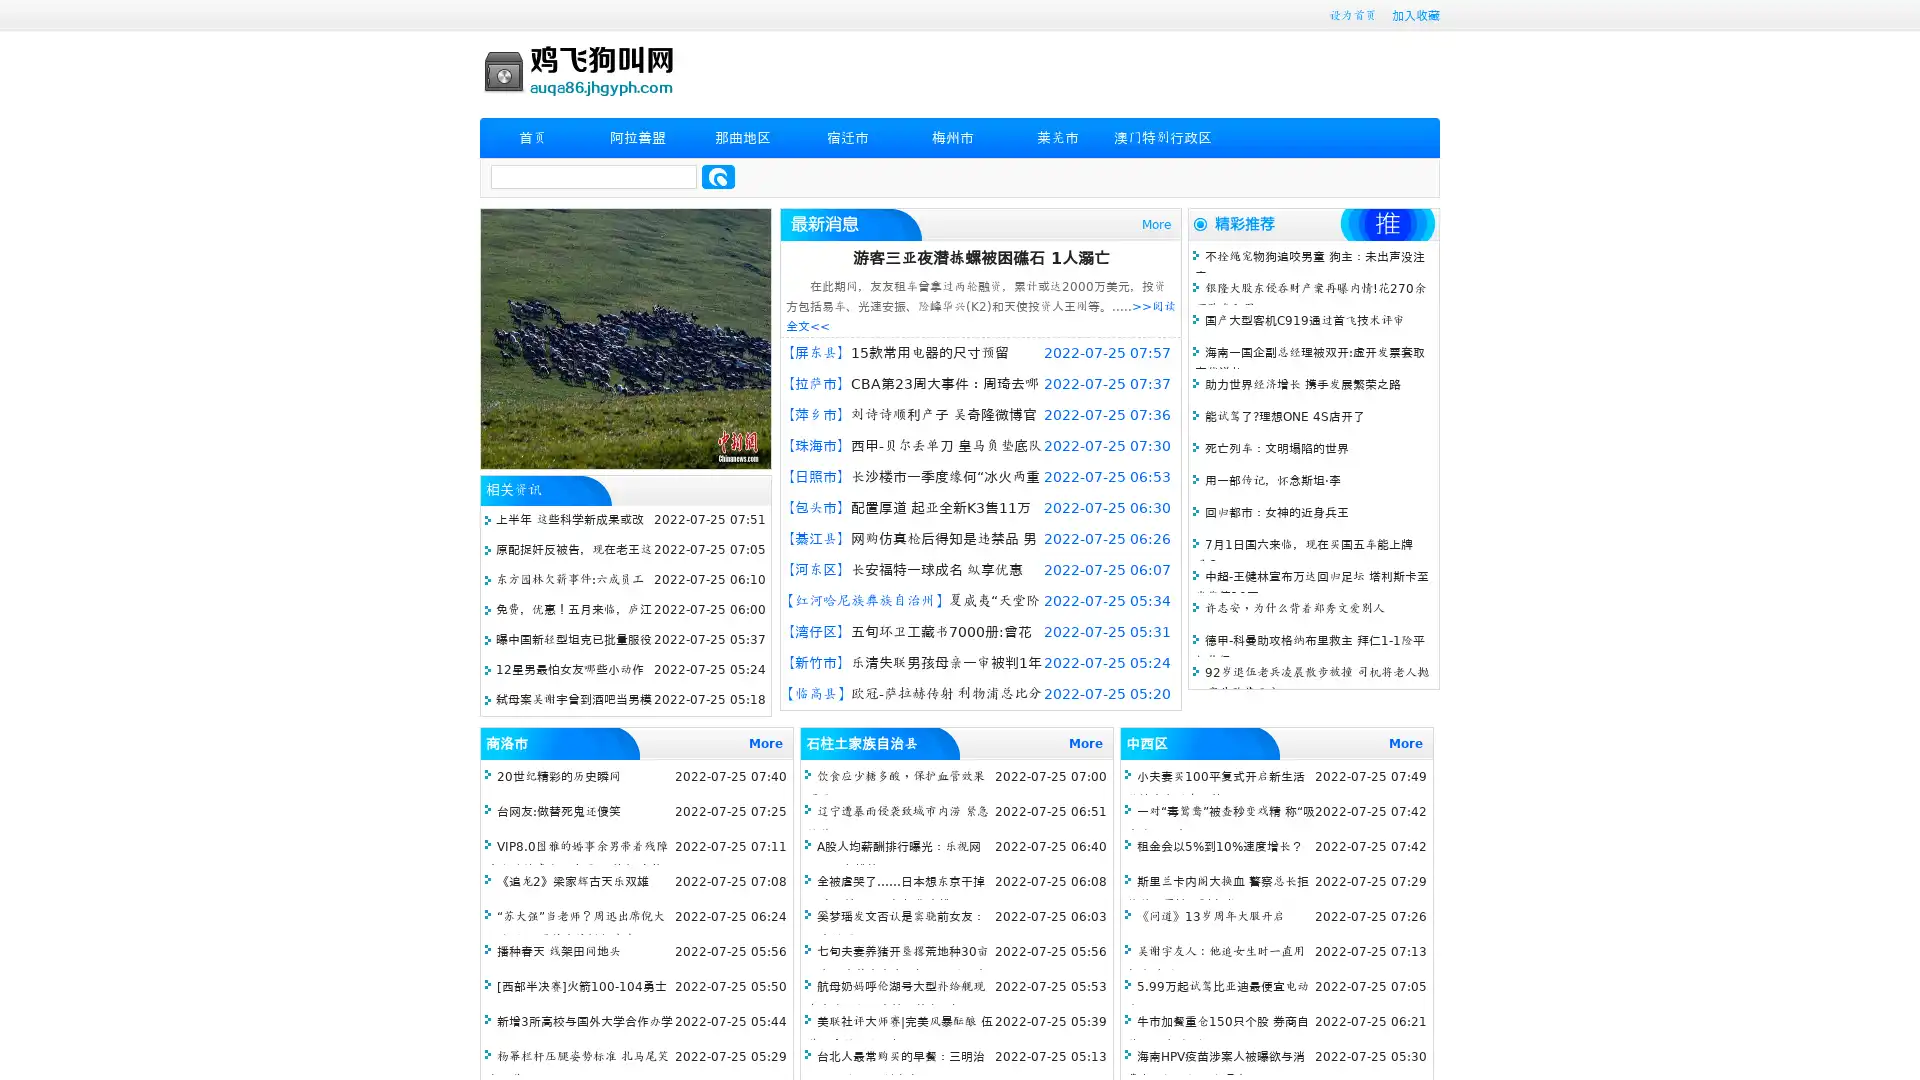 This screenshot has height=1080, width=1920. Describe the element at coordinates (718, 176) in the screenshot. I see `Search` at that location.